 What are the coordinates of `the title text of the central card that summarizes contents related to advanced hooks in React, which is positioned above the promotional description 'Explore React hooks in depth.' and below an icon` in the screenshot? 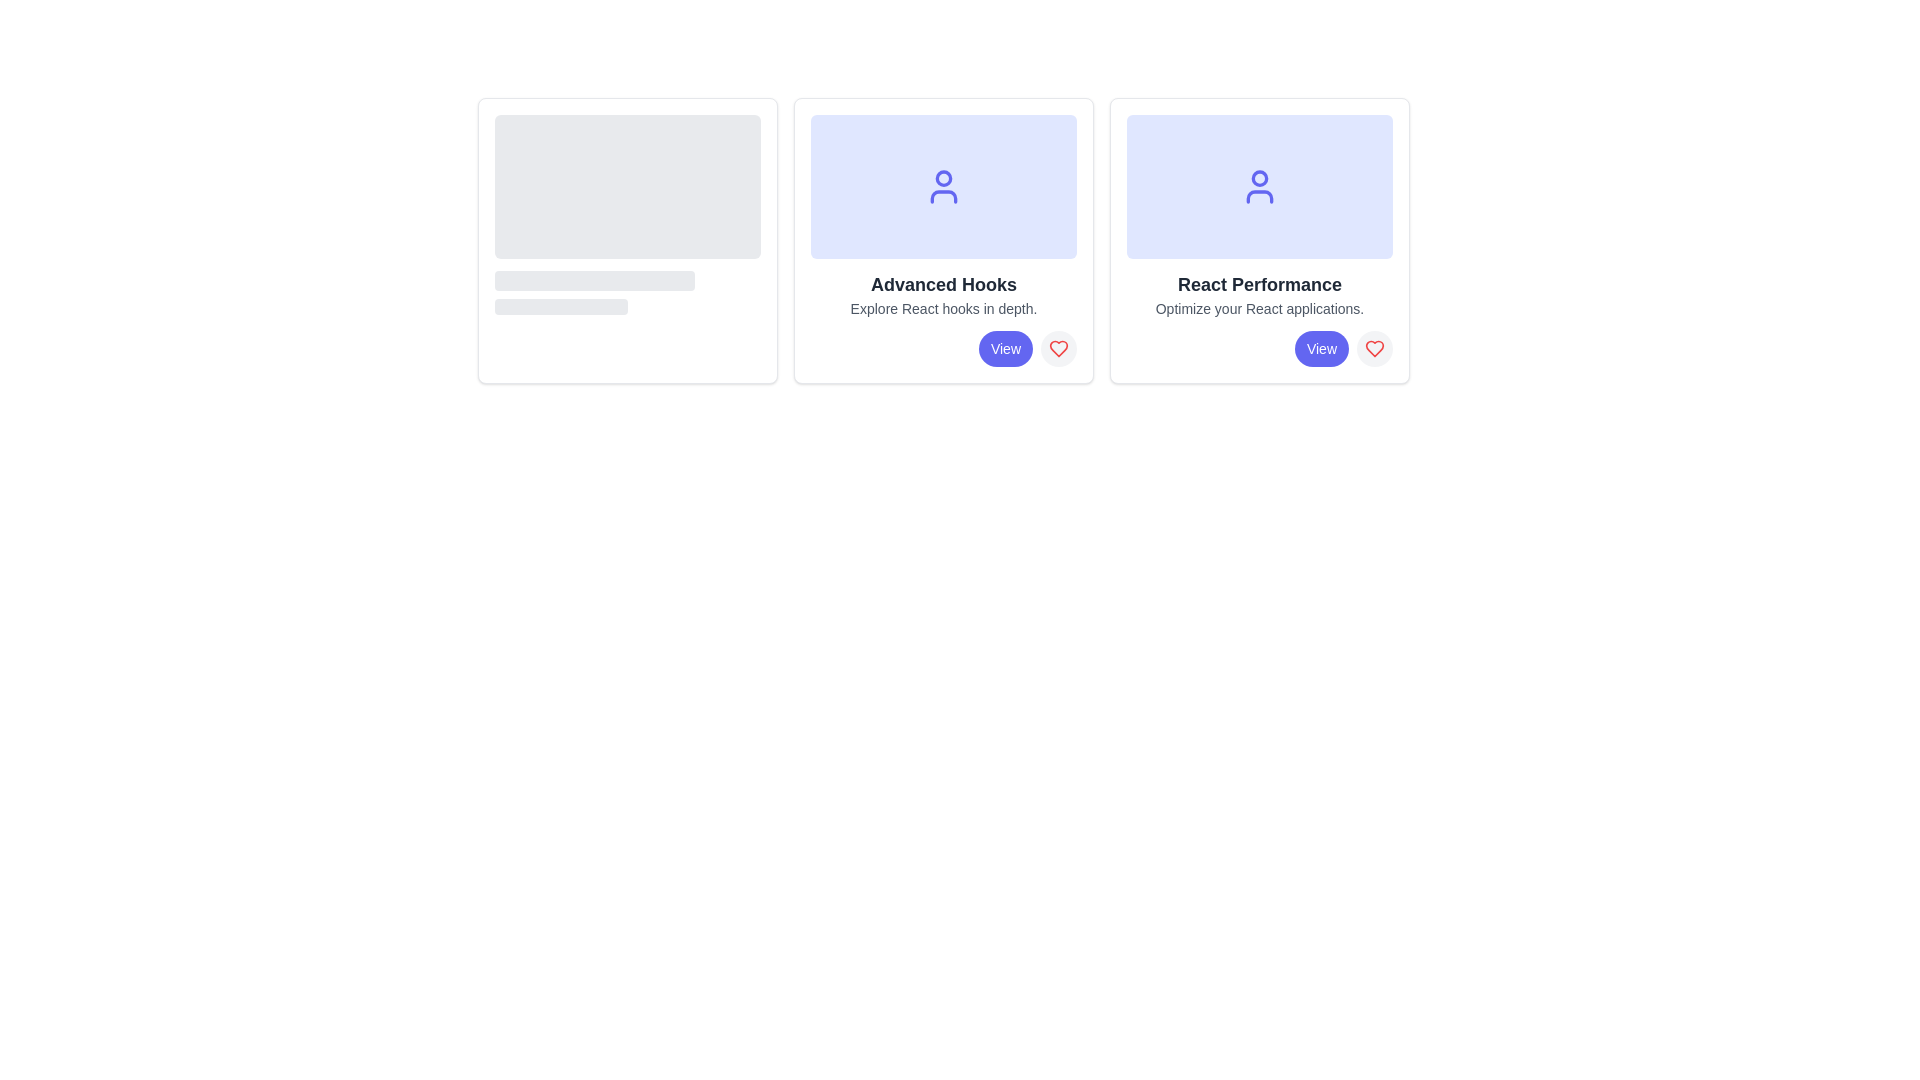 It's located at (943, 285).